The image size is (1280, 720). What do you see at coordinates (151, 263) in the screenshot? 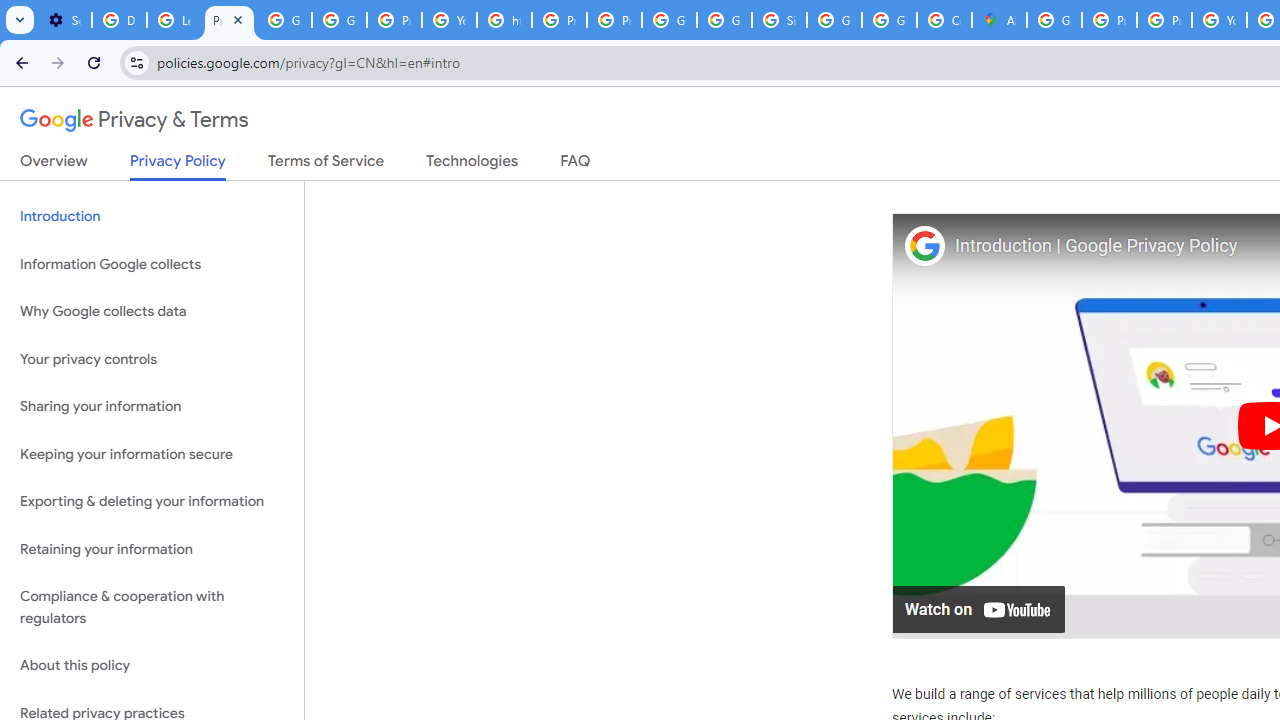
I see `'Information Google collects'` at bounding box center [151, 263].